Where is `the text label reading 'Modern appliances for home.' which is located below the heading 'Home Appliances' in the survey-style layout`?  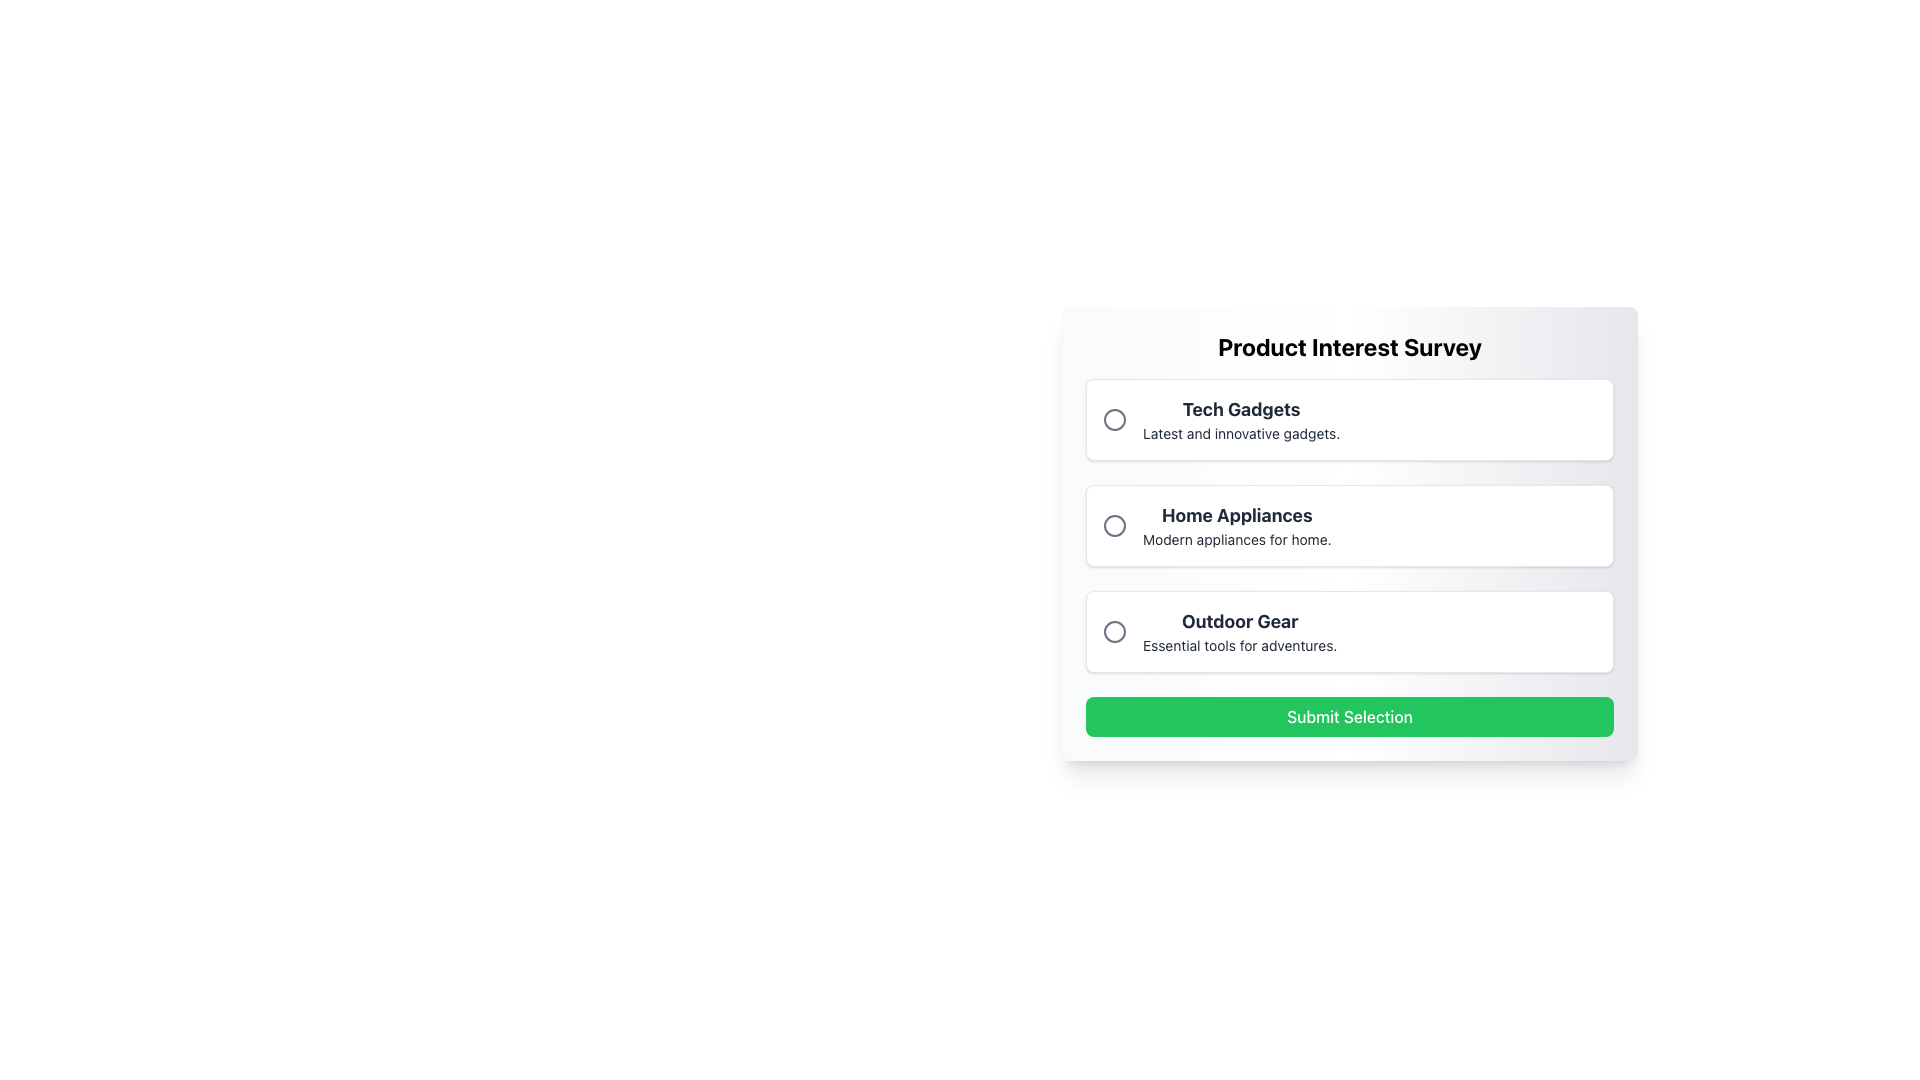
the text label reading 'Modern appliances for home.' which is located below the heading 'Home Appliances' in the survey-style layout is located at coordinates (1236, 540).